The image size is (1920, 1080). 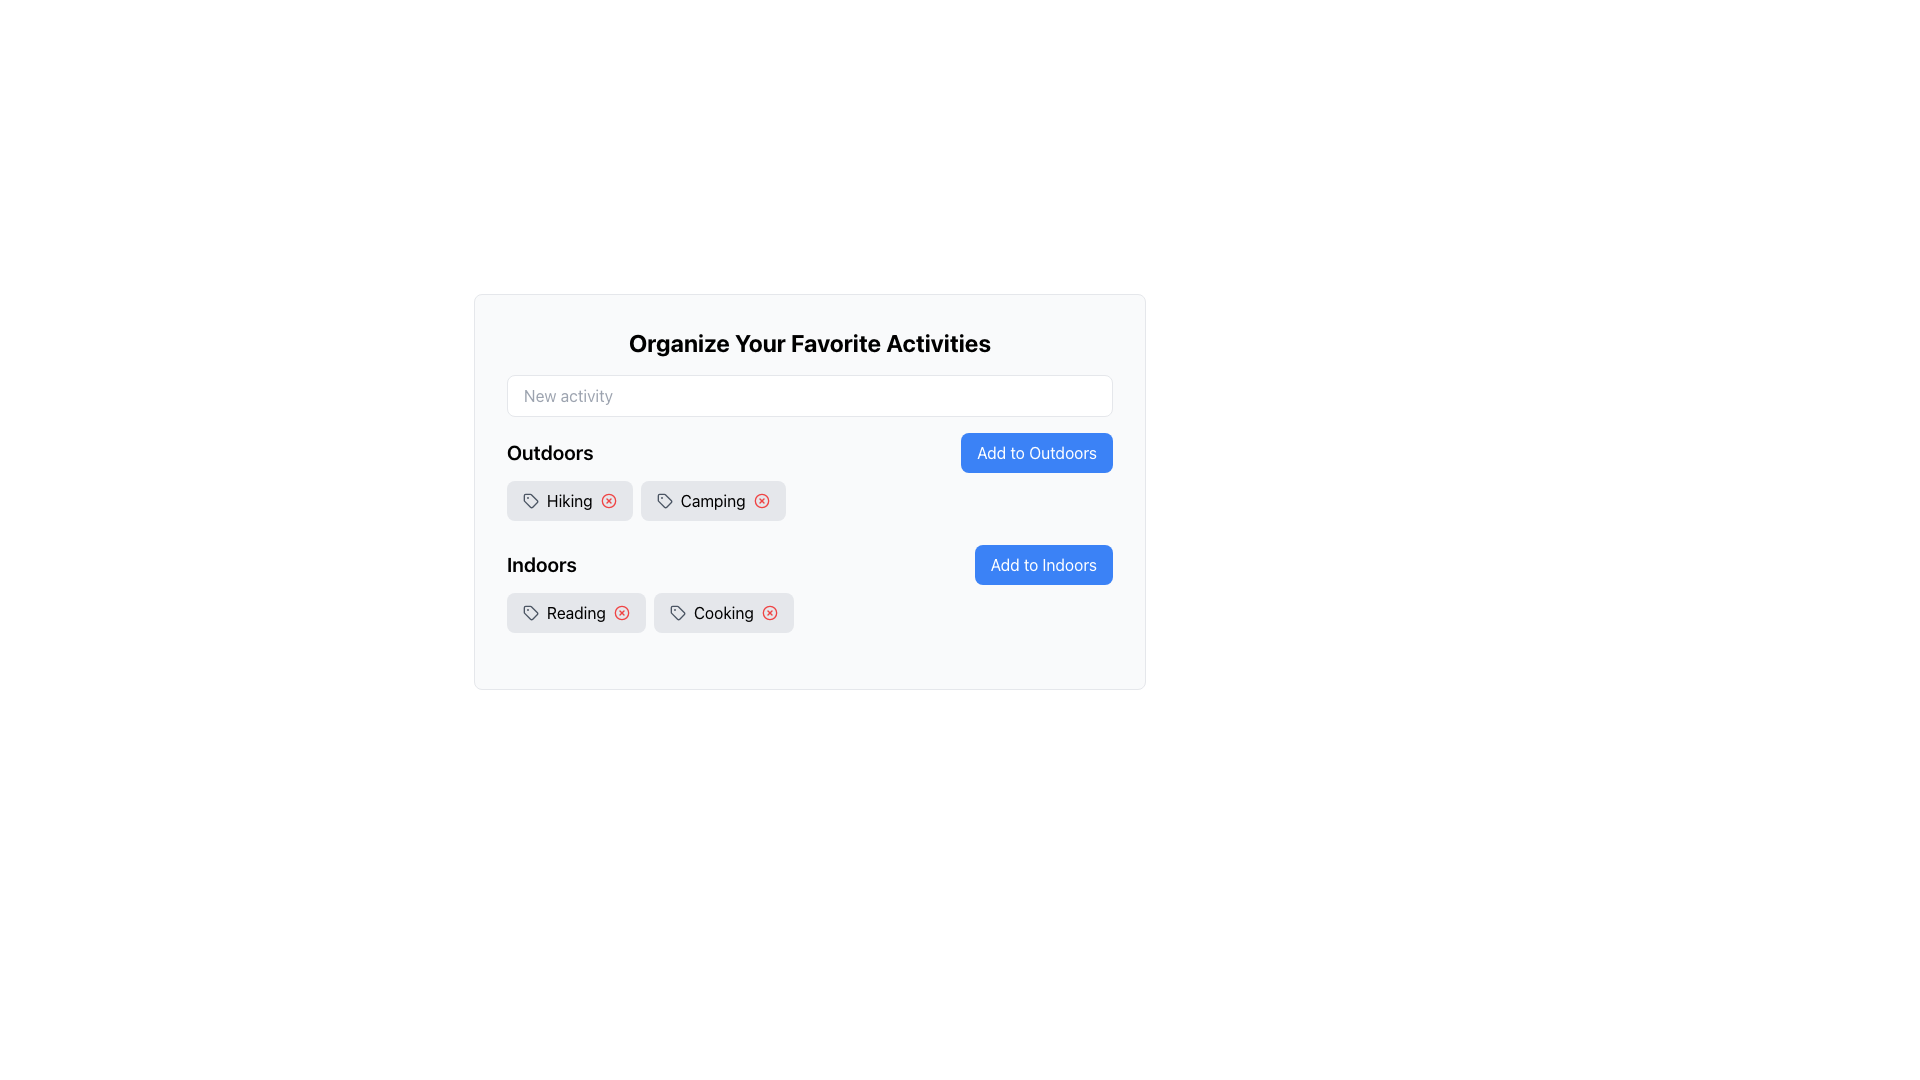 What do you see at coordinates (1036, 452) in the screenshot?
I see `the button located under the 'Outdoors' section` at bounding box center [1036, 452].